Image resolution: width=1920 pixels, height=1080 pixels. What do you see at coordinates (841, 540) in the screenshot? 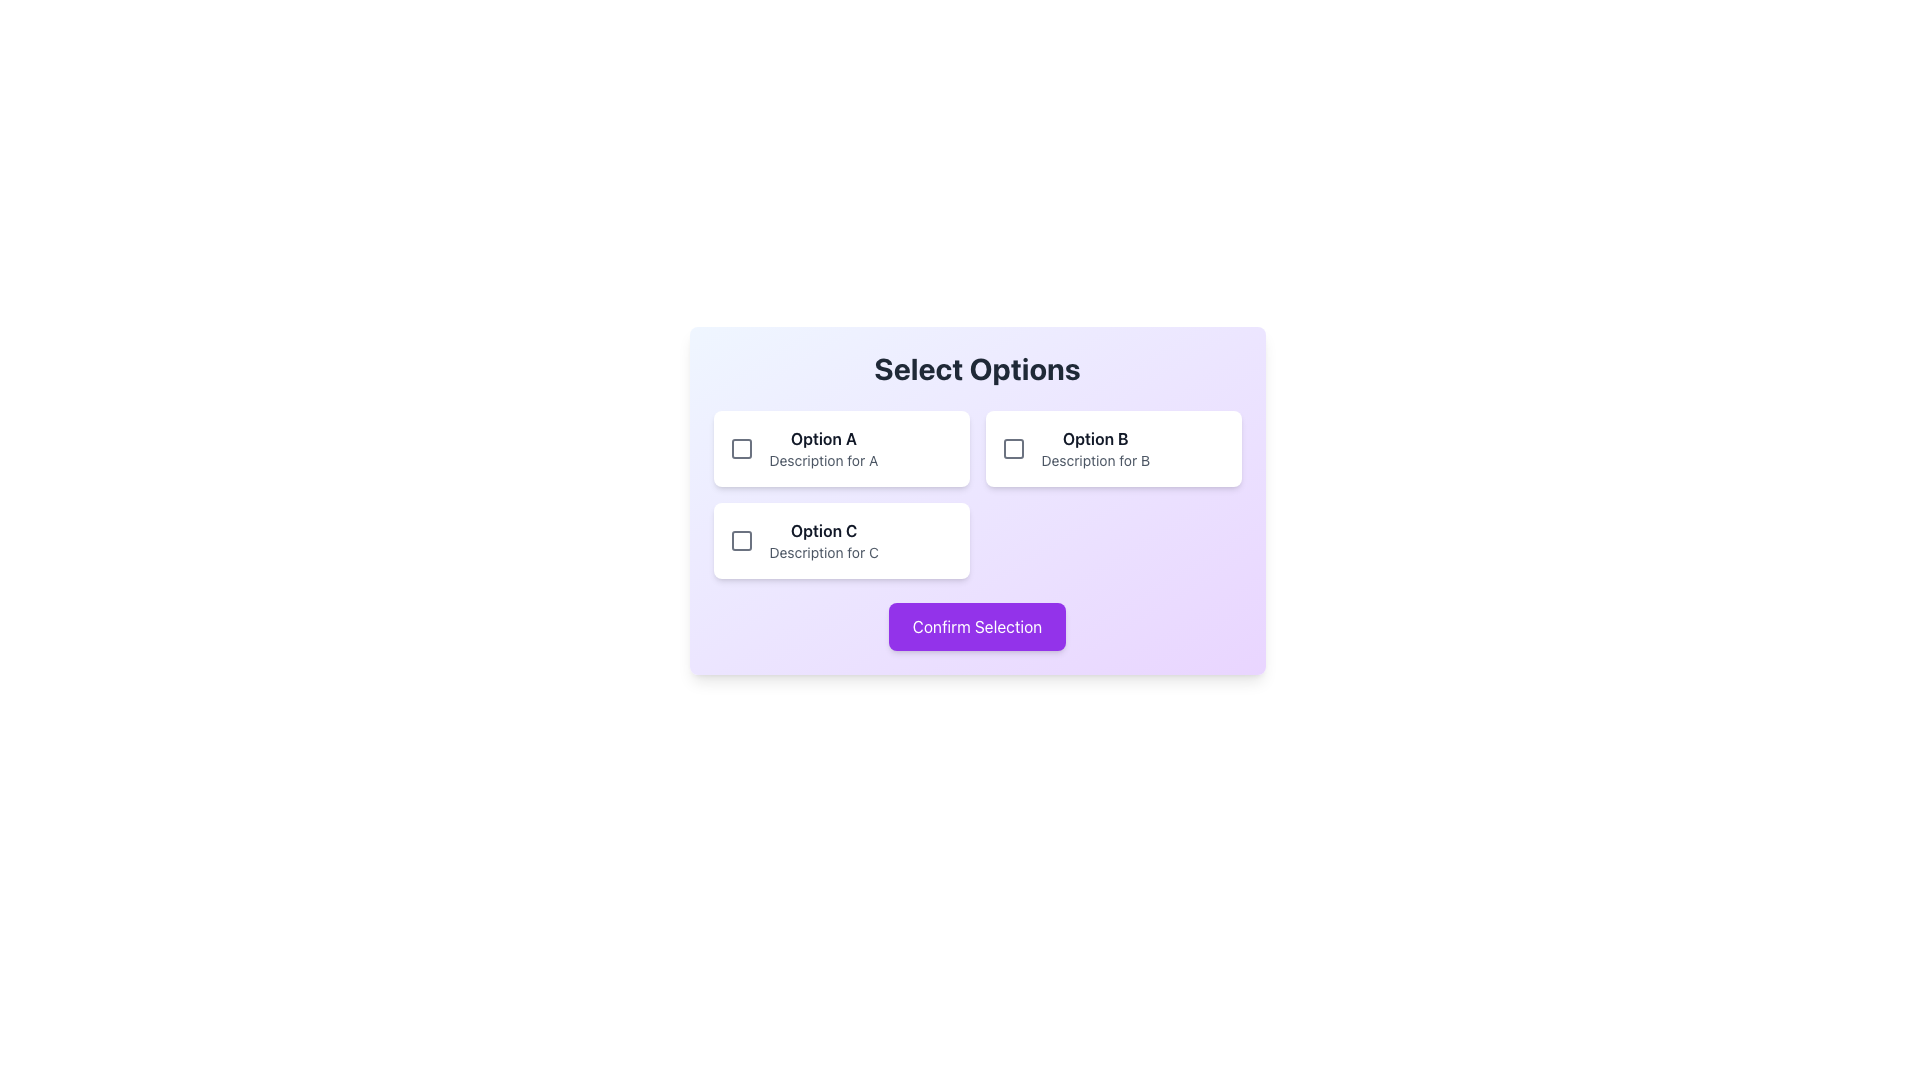
I see `the checkbox of the Option Card located at the bottom-left corner of the grid` at bounding box center [841, 540].